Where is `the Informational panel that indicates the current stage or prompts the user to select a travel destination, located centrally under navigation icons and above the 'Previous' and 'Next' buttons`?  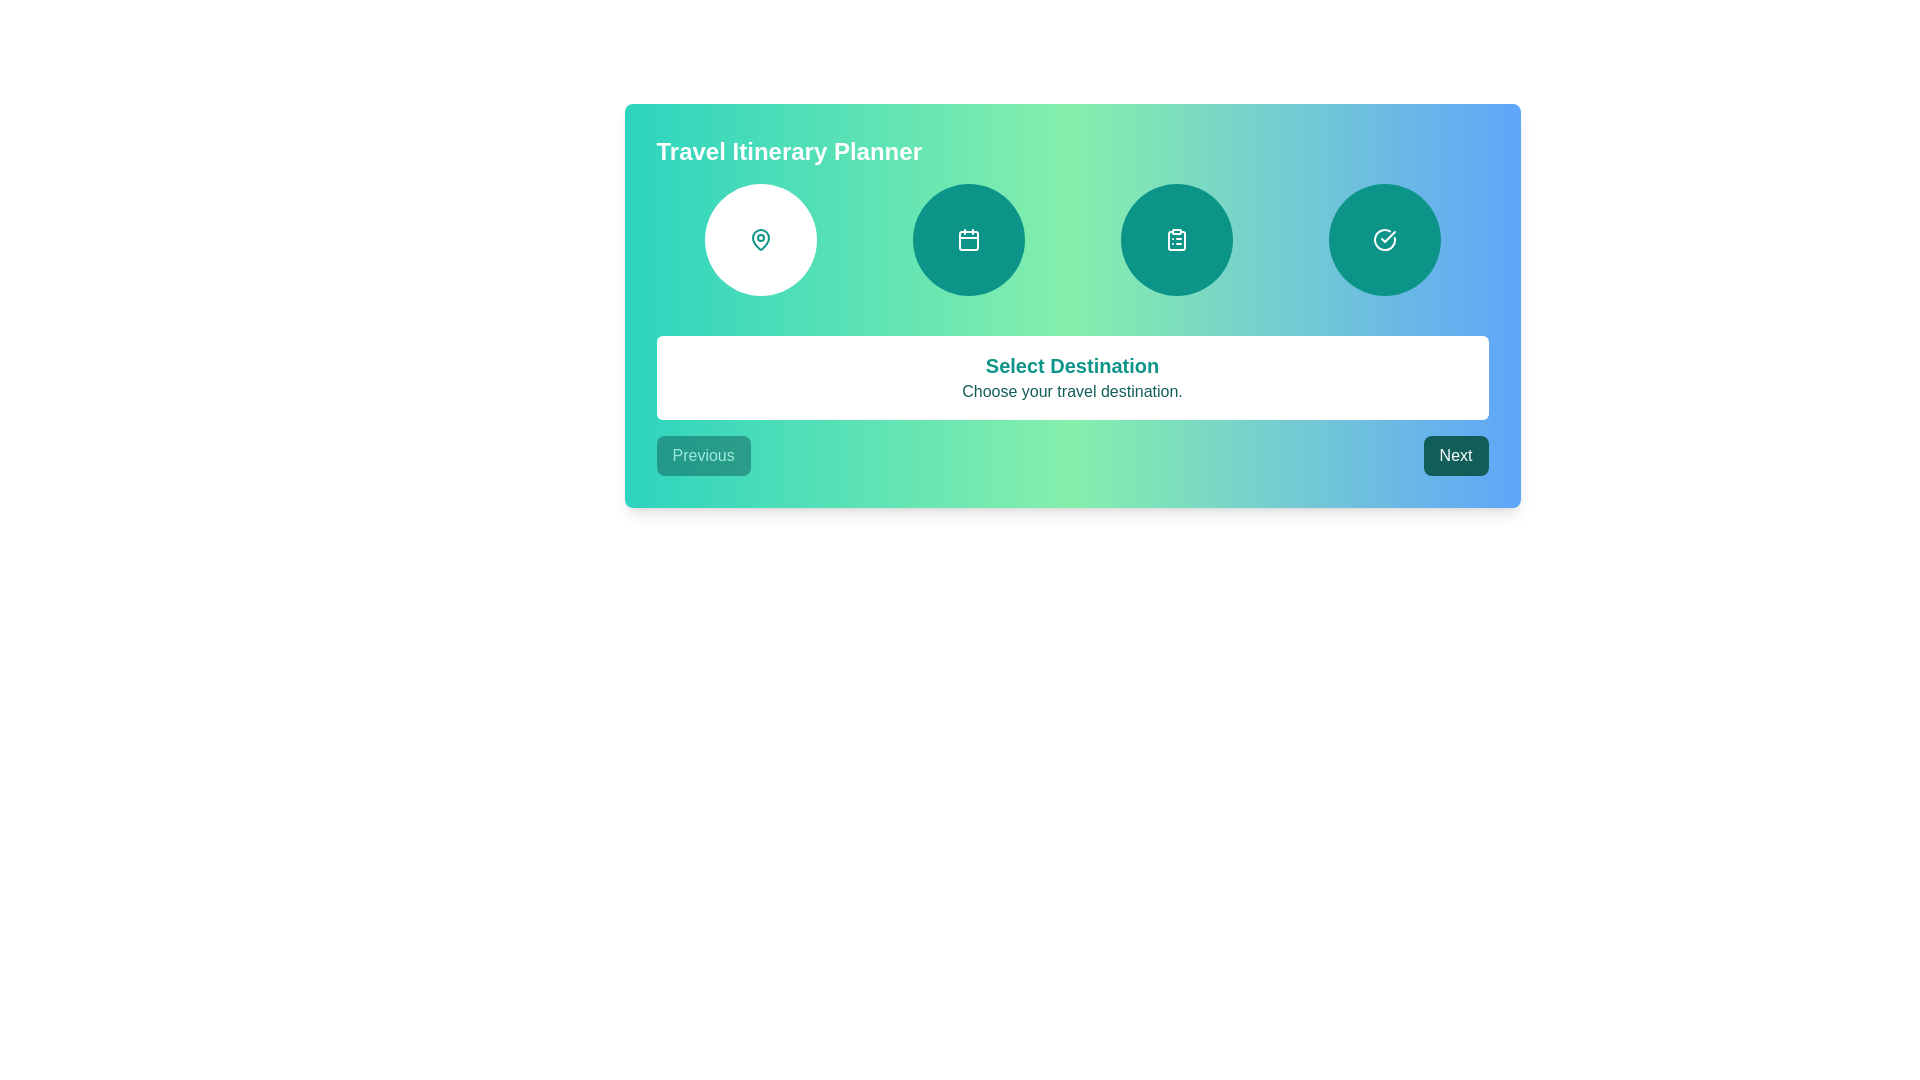 the Informational panel that indicates the current stage or prompts the user to select a travel destination, located centrally under navigation icons and above the 'Previous' and 'Next' buttons is located at coordinates (1071, 378).